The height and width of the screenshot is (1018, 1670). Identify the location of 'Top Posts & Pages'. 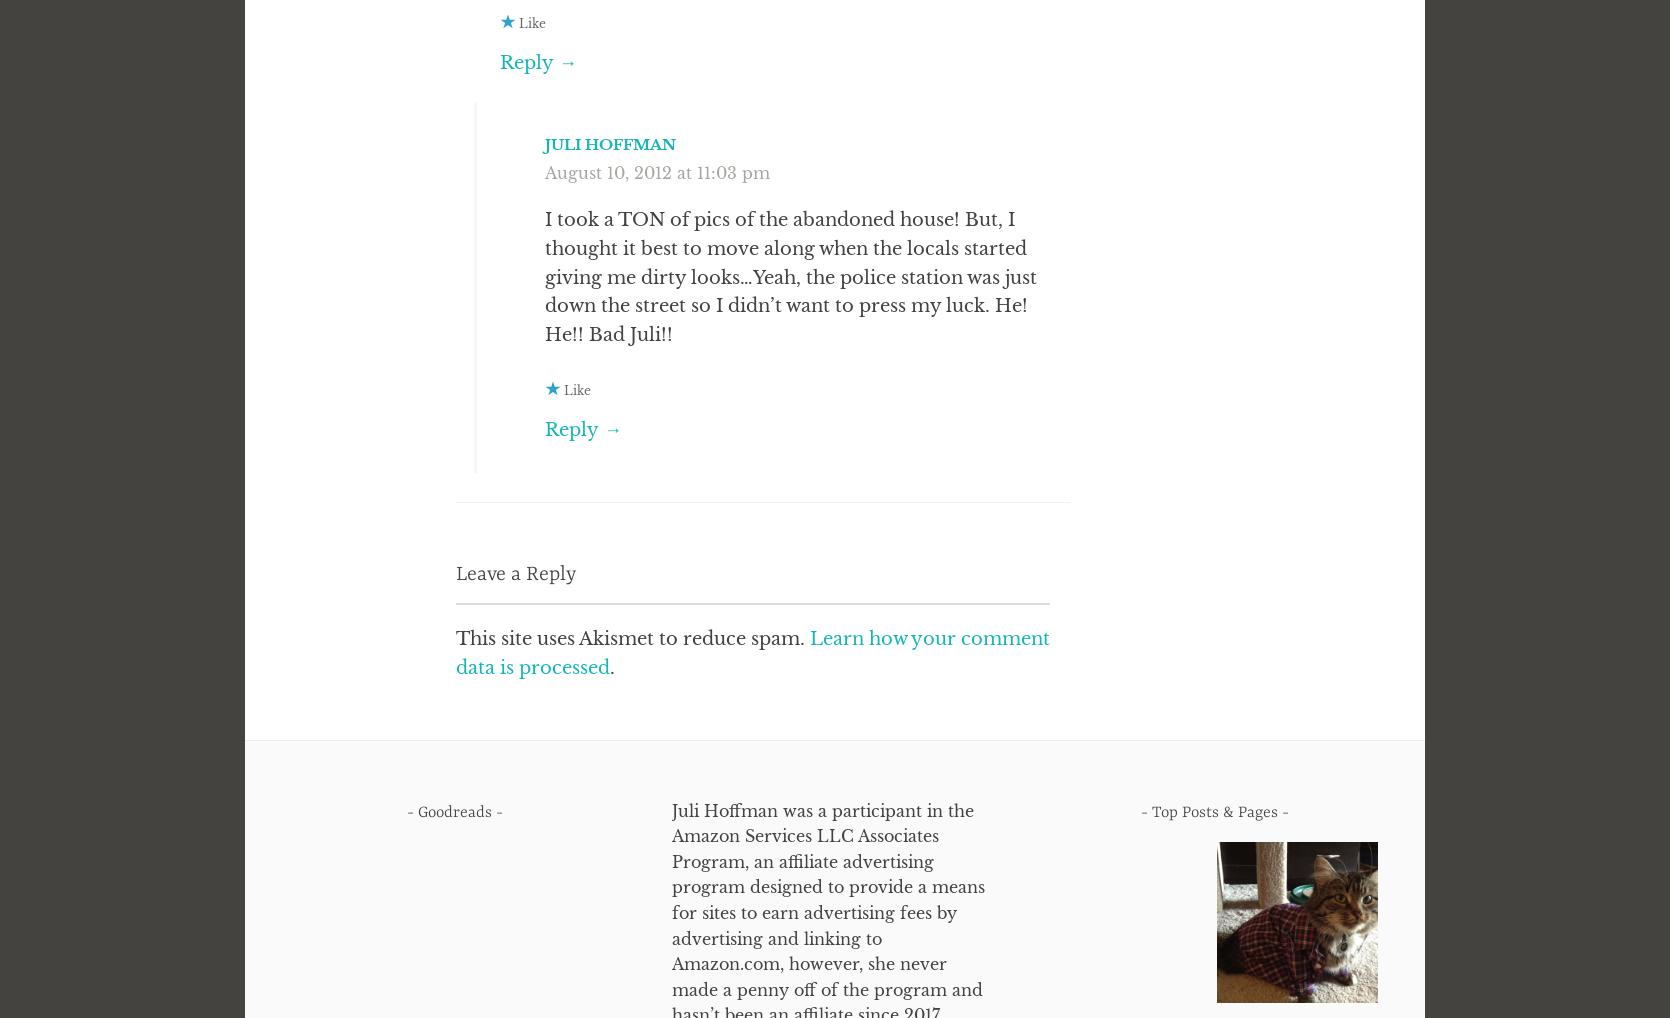
(1213, 811).